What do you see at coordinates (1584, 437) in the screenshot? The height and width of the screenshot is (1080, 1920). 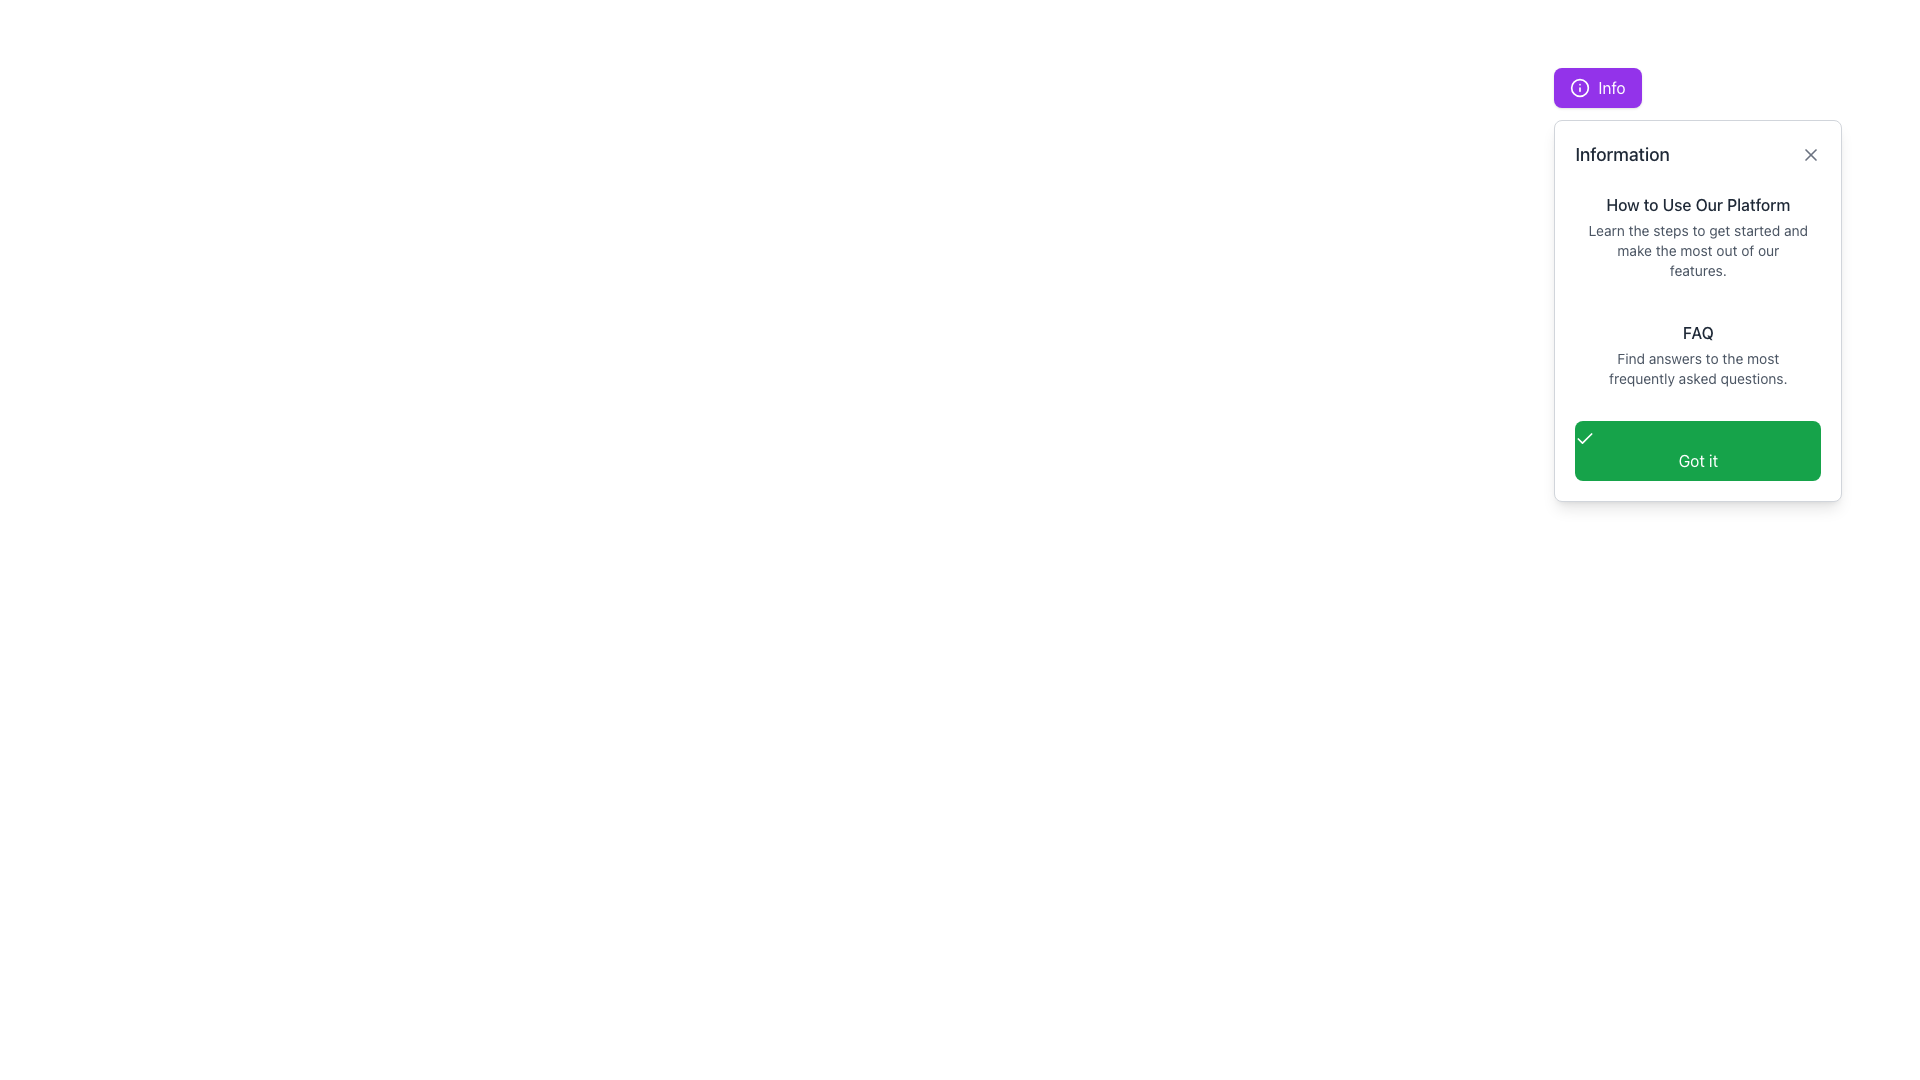 I see `the 'Got it' button containing the green checkmark icon, which indicates success or confirmation` at bounding box center [1584, 437].